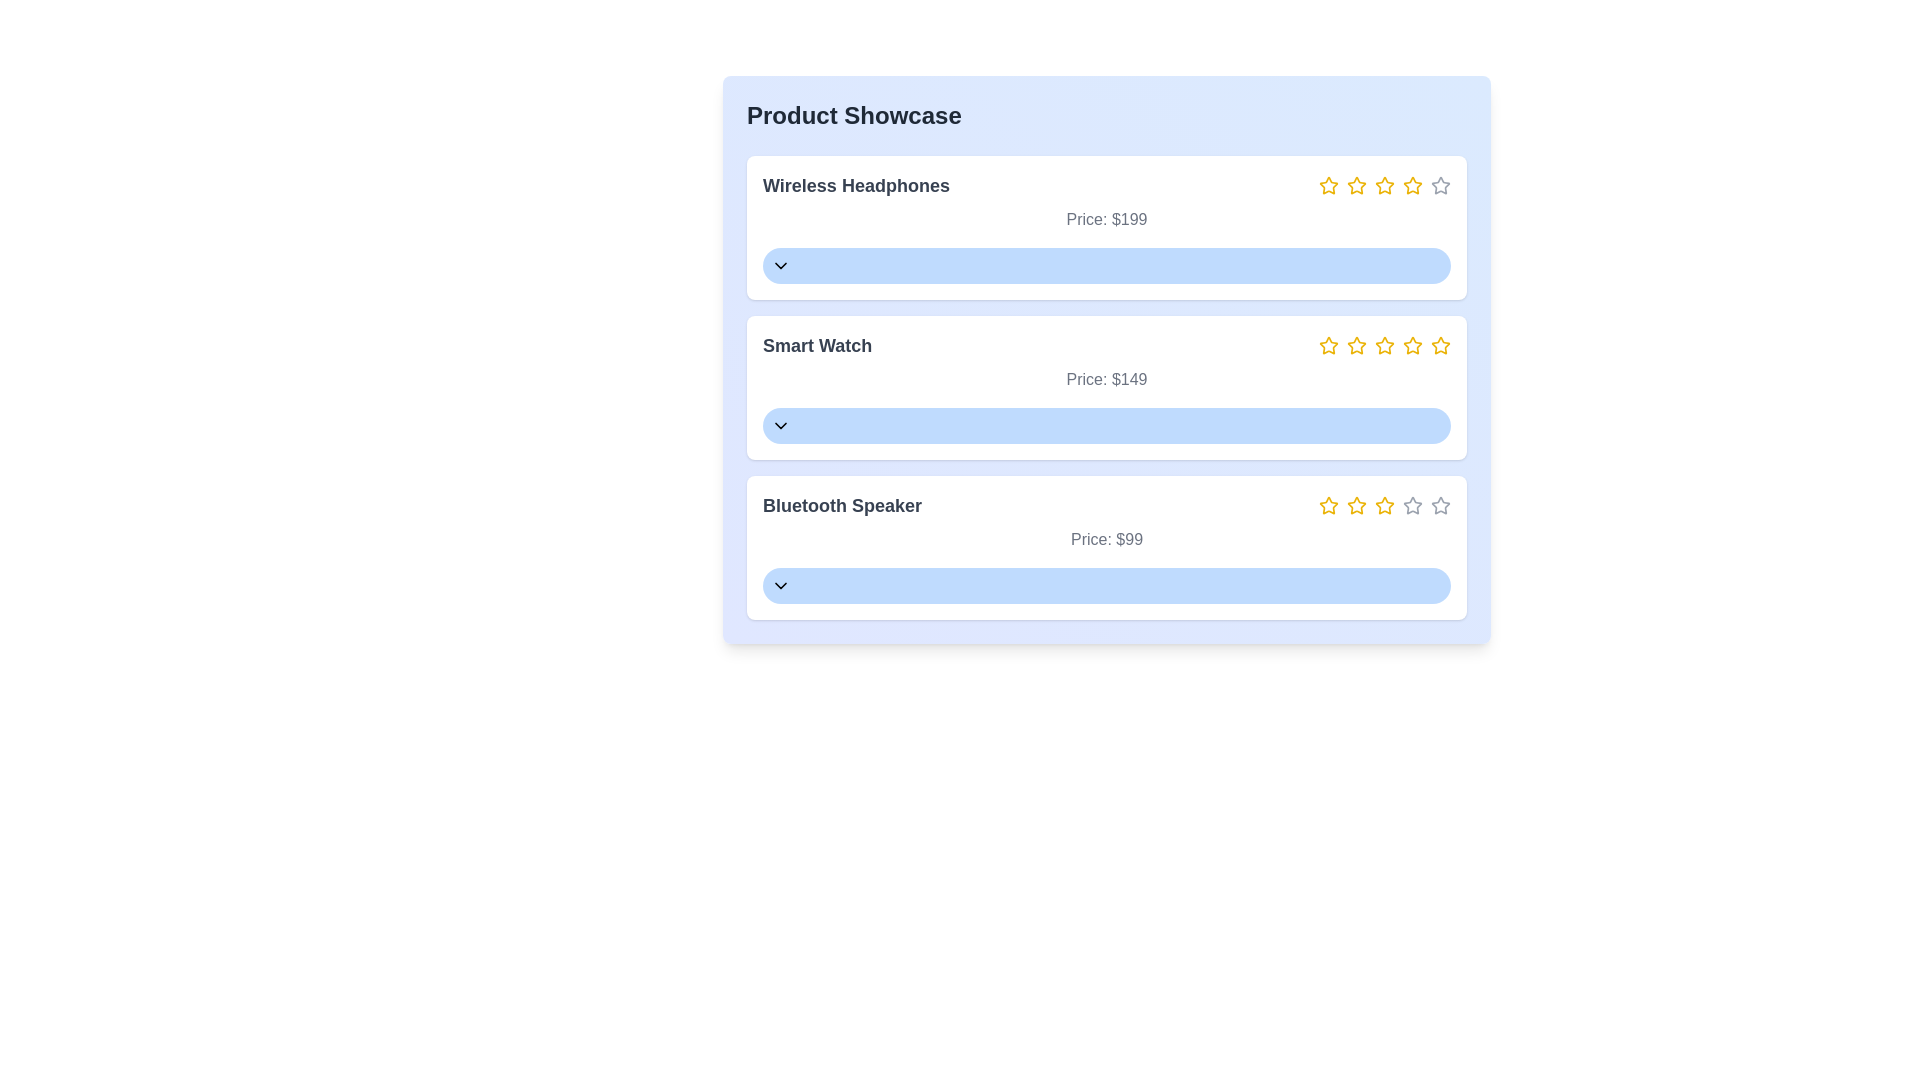  I want to click on the product title 'Wireless Headphones' in the product showcase, so click(1106, 185).